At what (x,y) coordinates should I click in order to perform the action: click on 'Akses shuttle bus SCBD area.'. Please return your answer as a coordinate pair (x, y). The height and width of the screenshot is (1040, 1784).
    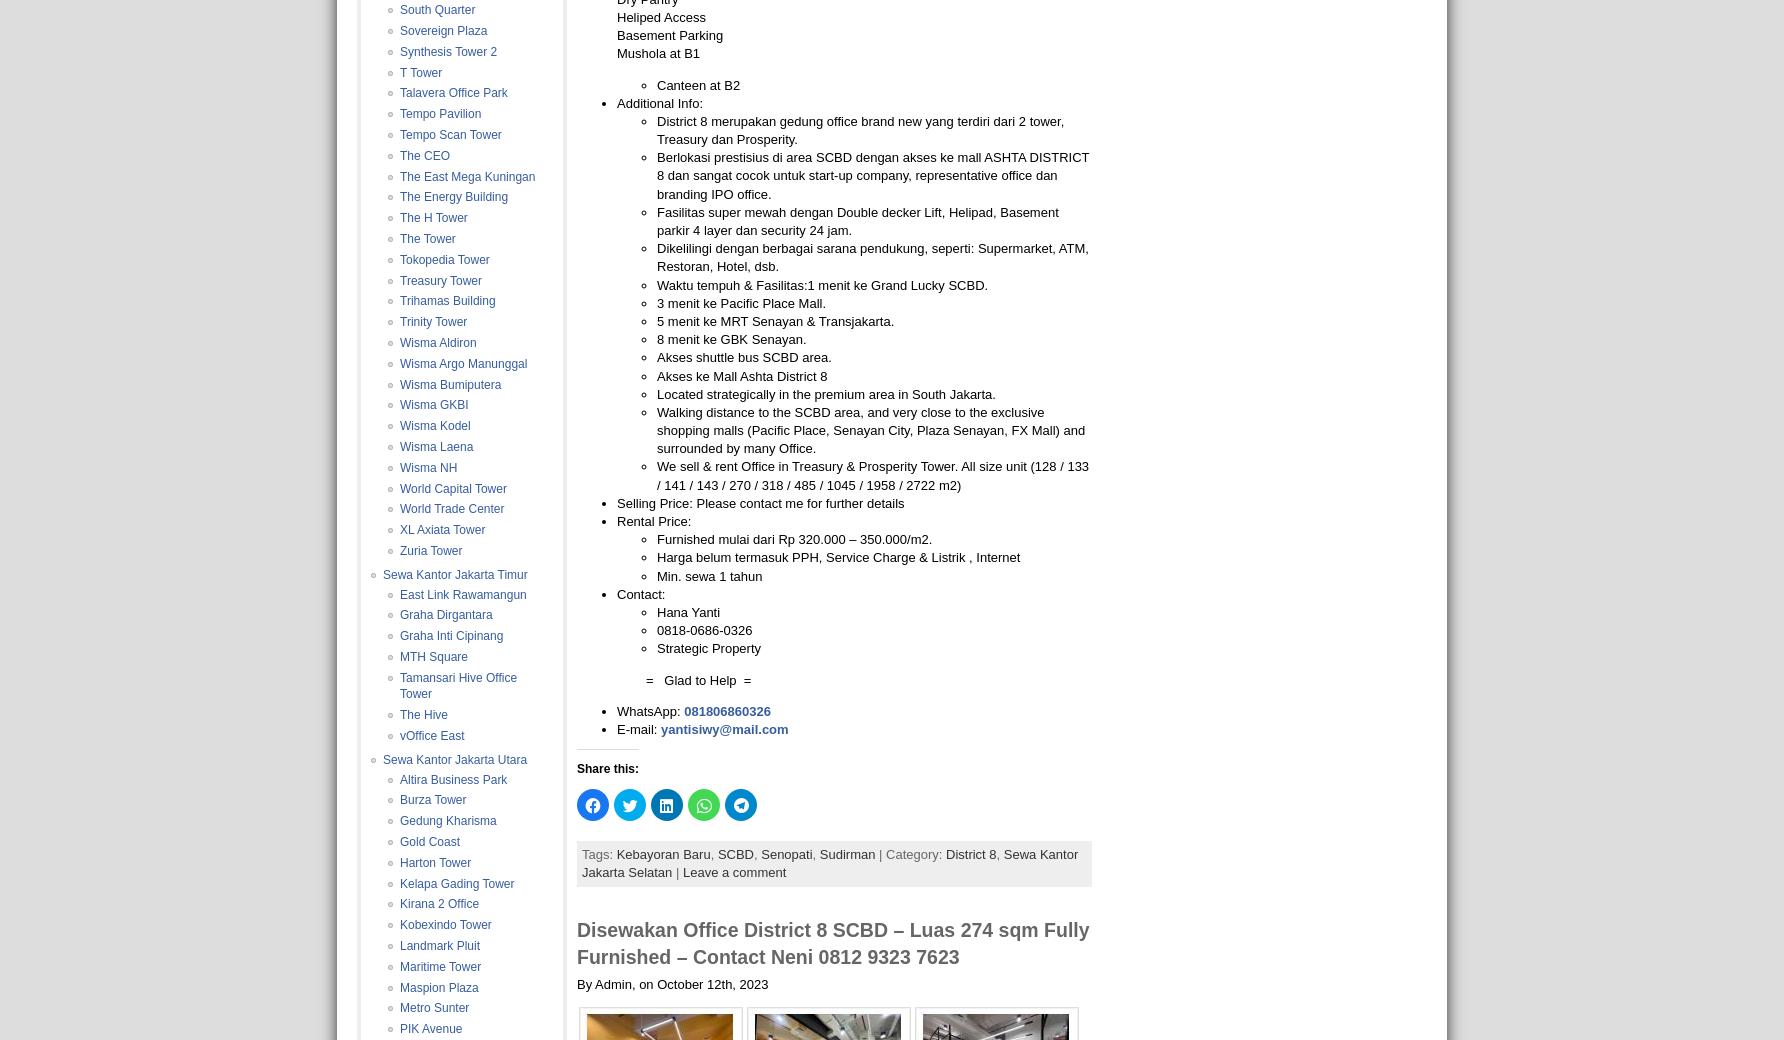
    Looking at the image, I should click on (656, 356).